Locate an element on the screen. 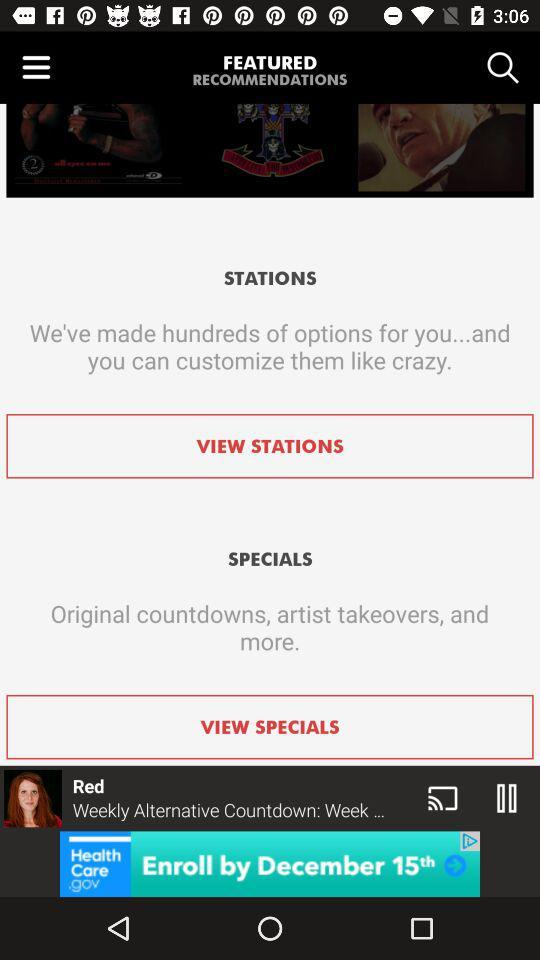  the pause icon is located at coordinates (507, 798).